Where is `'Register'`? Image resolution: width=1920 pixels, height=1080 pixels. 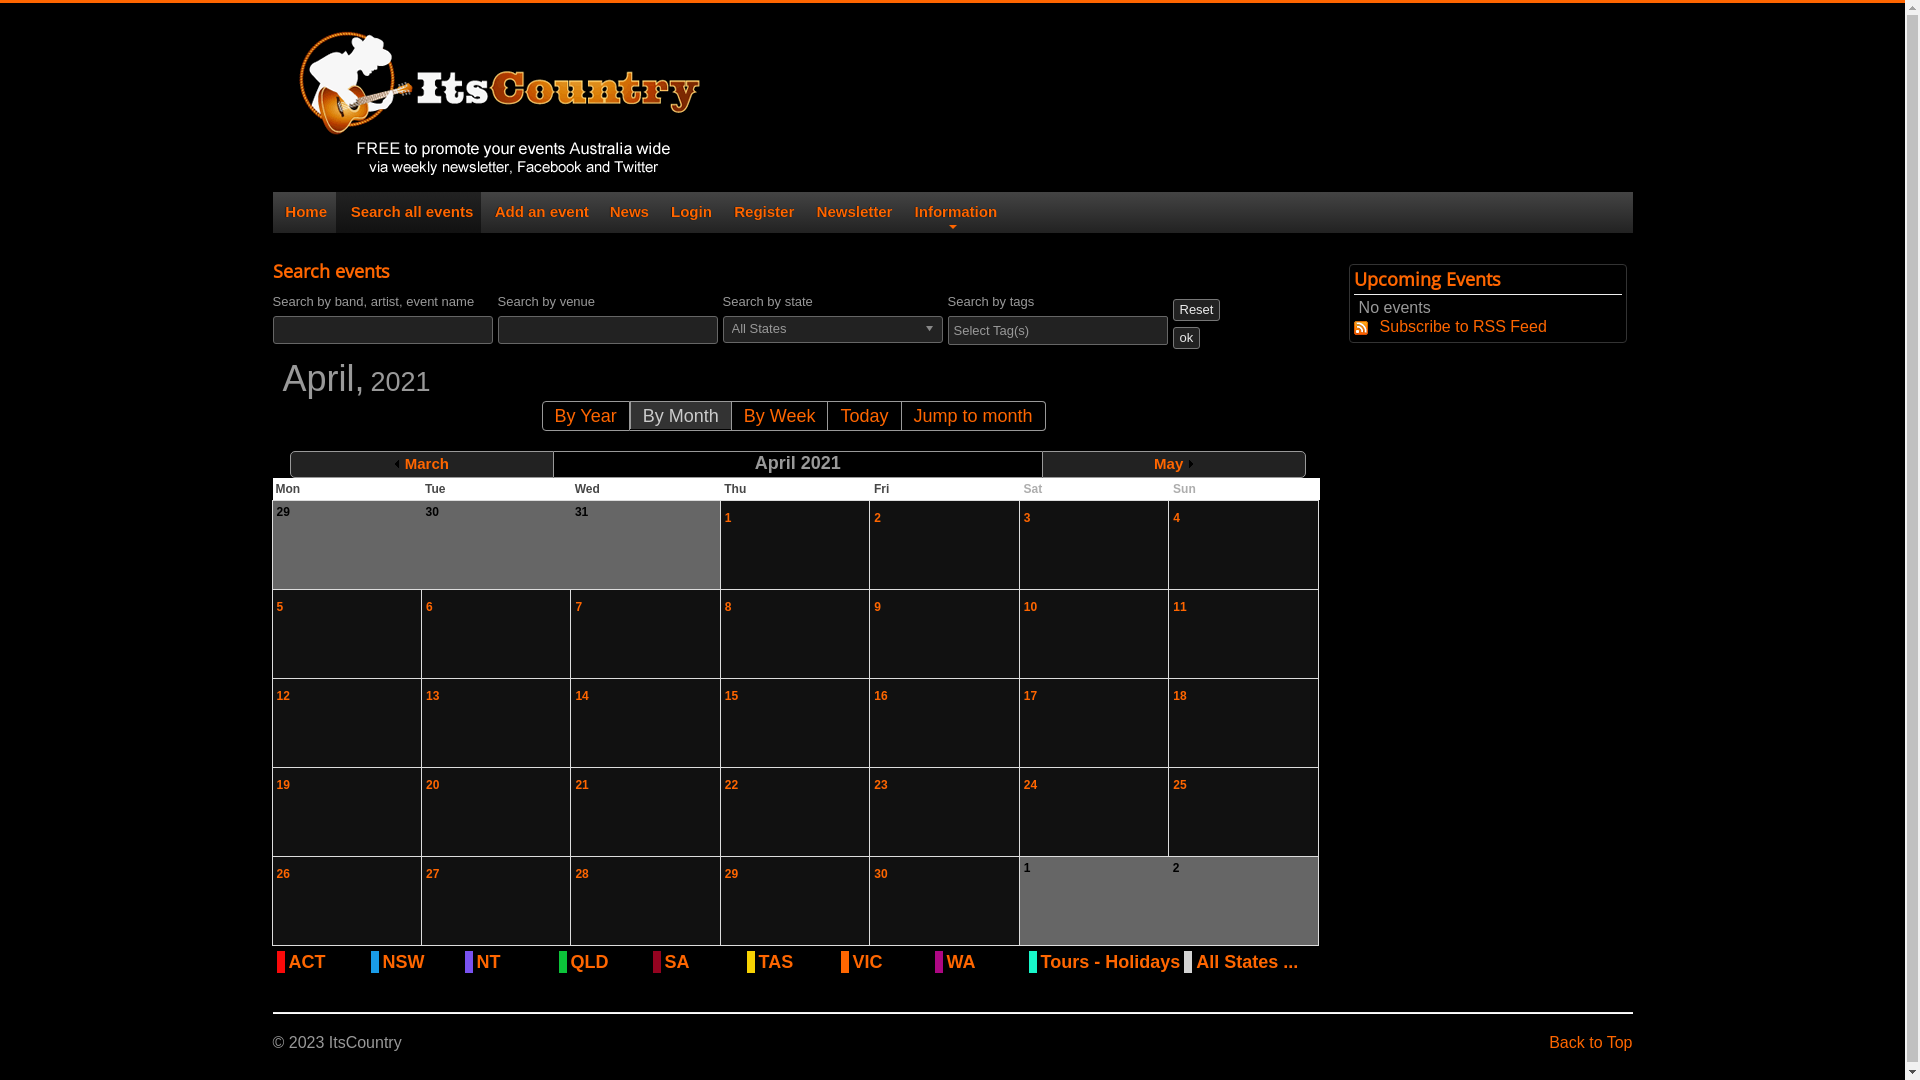 'Register' is located at coordinates (761, 212).